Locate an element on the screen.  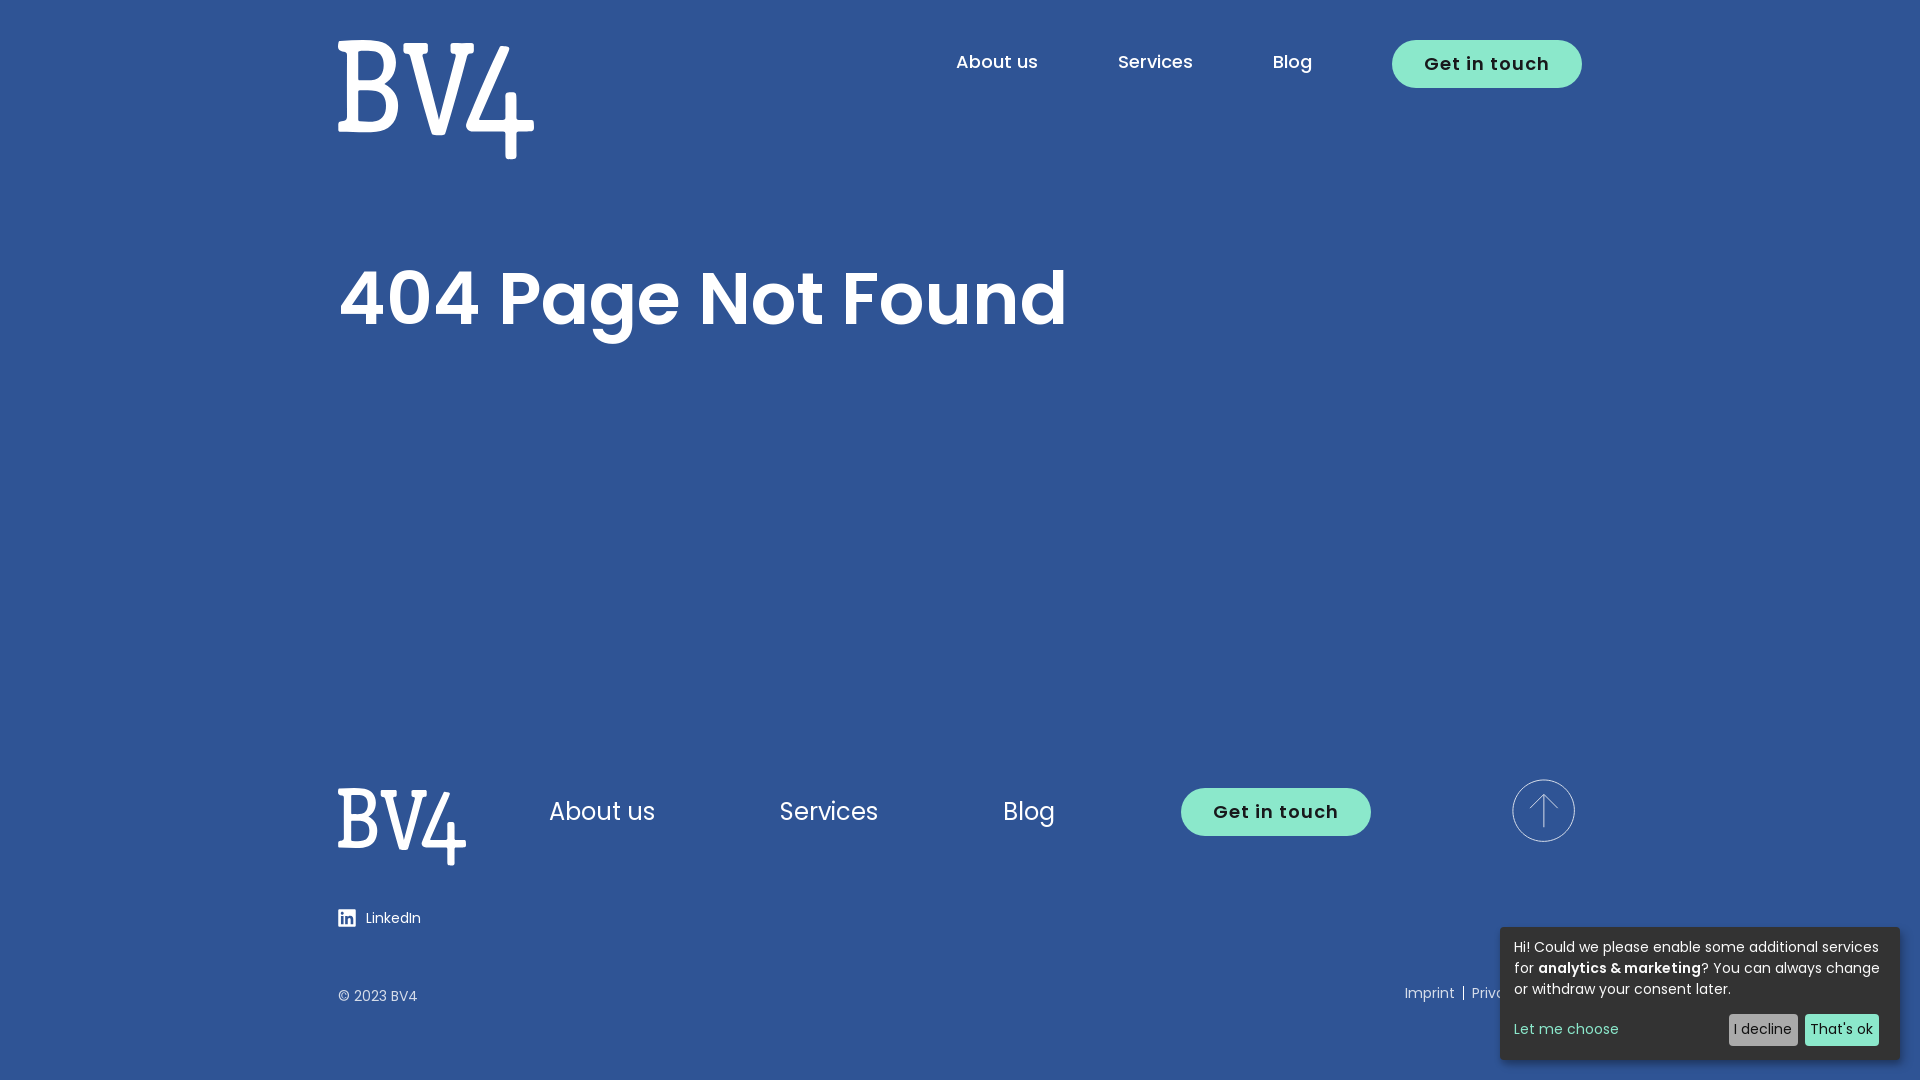
'Privacy Policy' is located at coordinates (1518, 992).